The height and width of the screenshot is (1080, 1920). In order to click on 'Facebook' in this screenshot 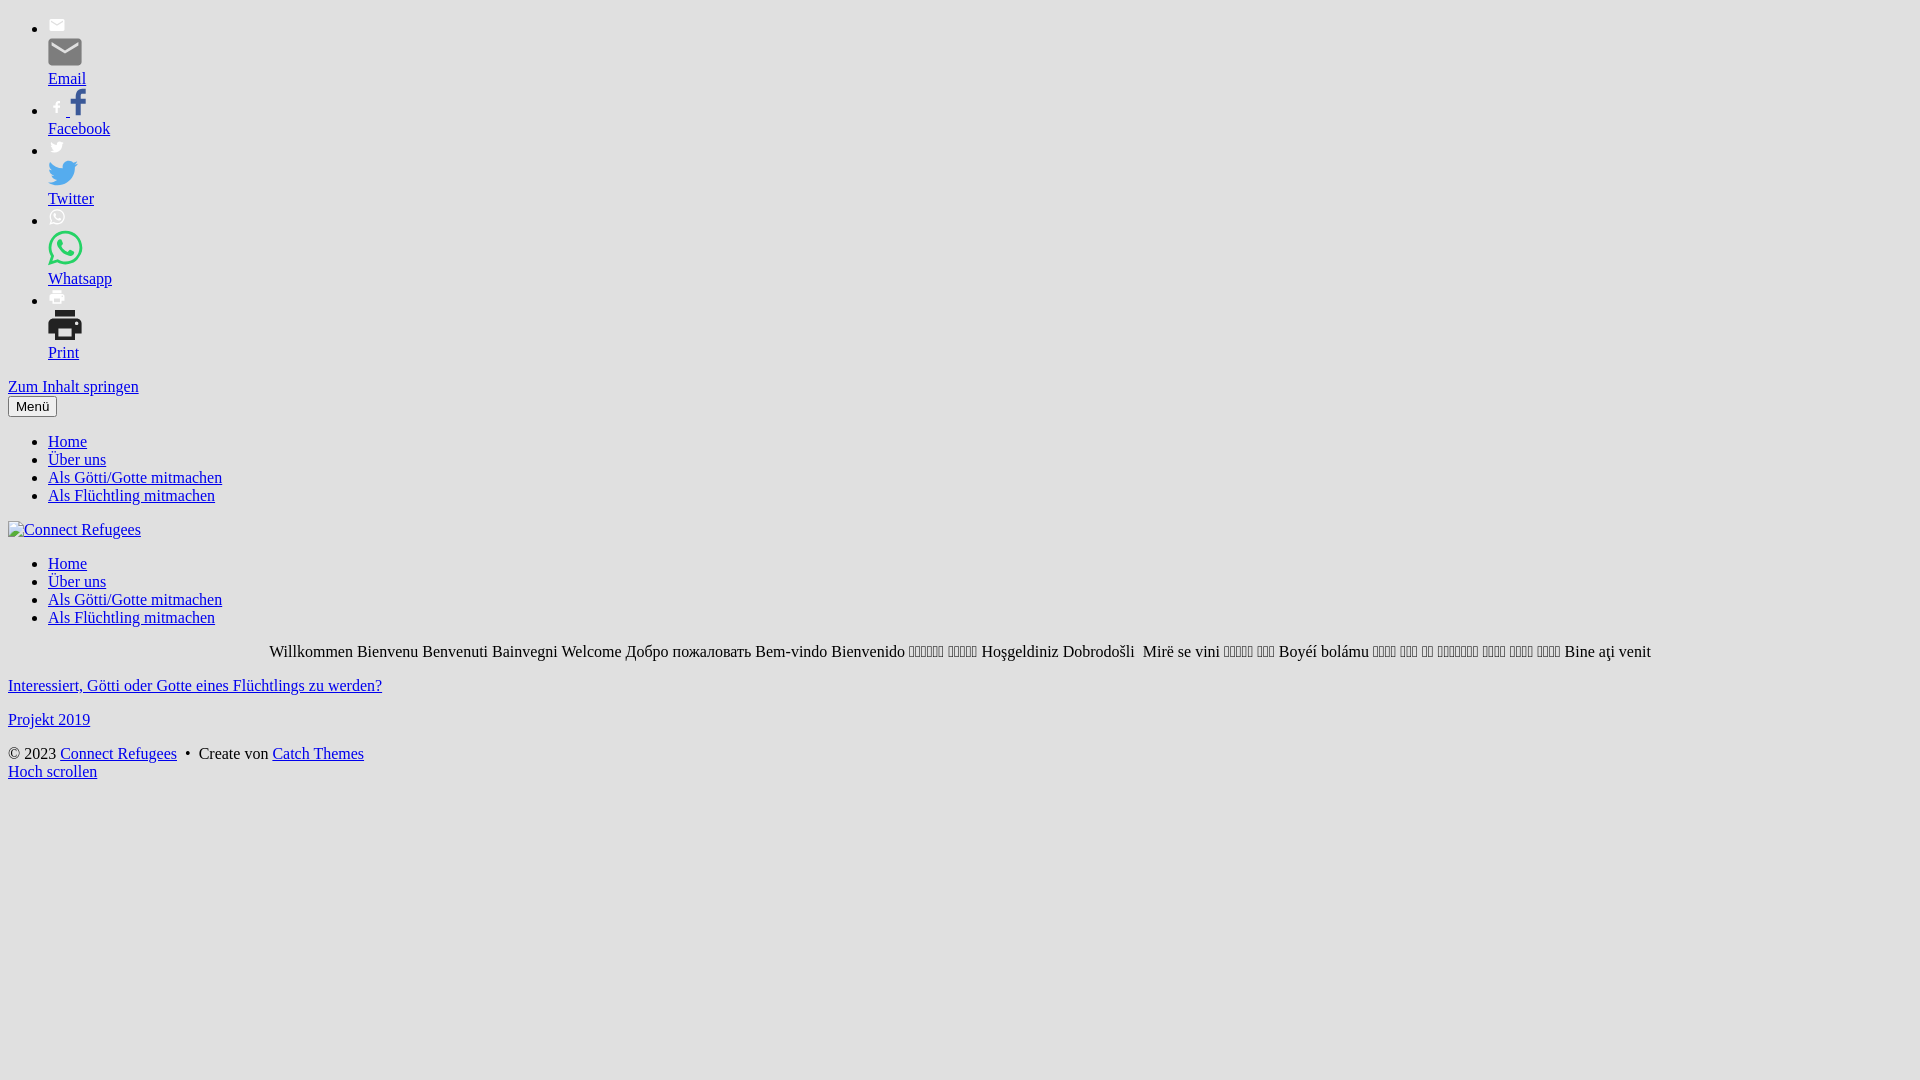, I will do `click(72, 119)`.